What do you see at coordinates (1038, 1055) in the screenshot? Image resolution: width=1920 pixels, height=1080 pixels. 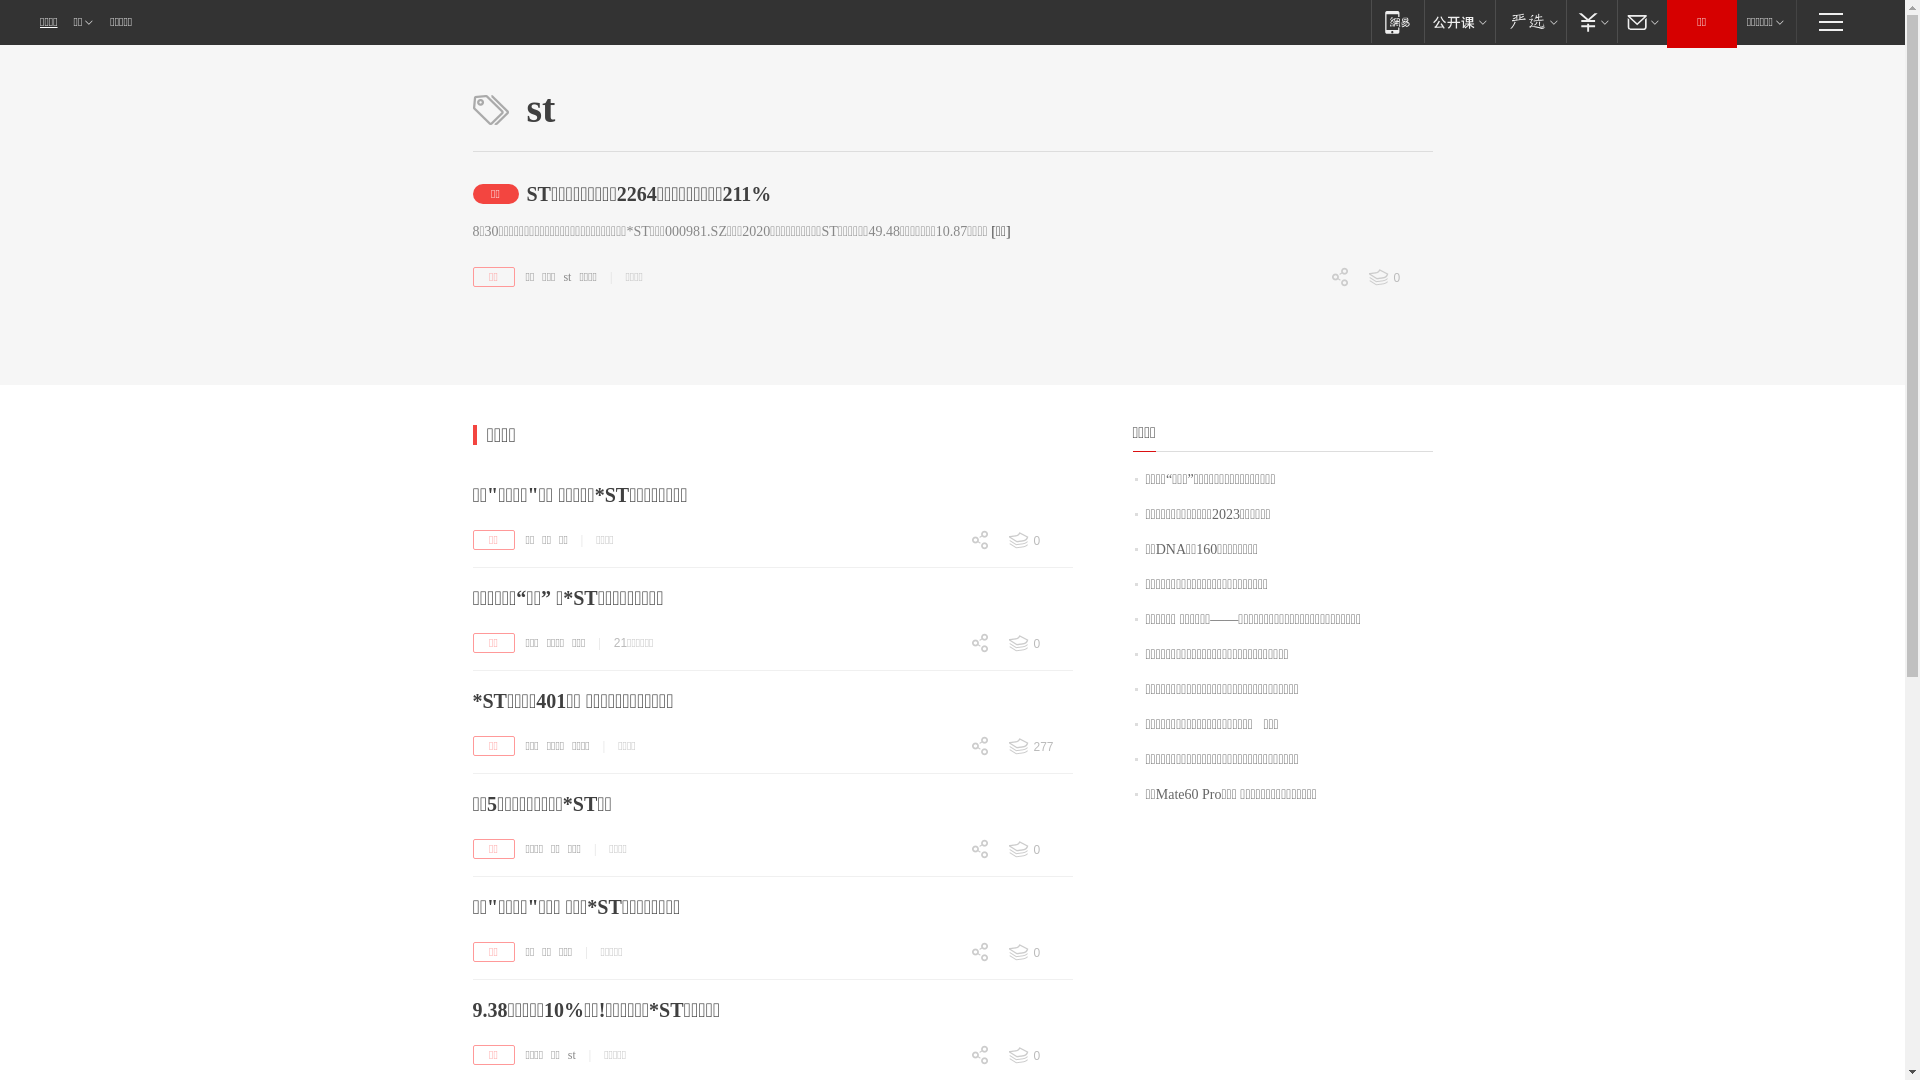 I see `'0'` at bounding box center [1038, 1055].